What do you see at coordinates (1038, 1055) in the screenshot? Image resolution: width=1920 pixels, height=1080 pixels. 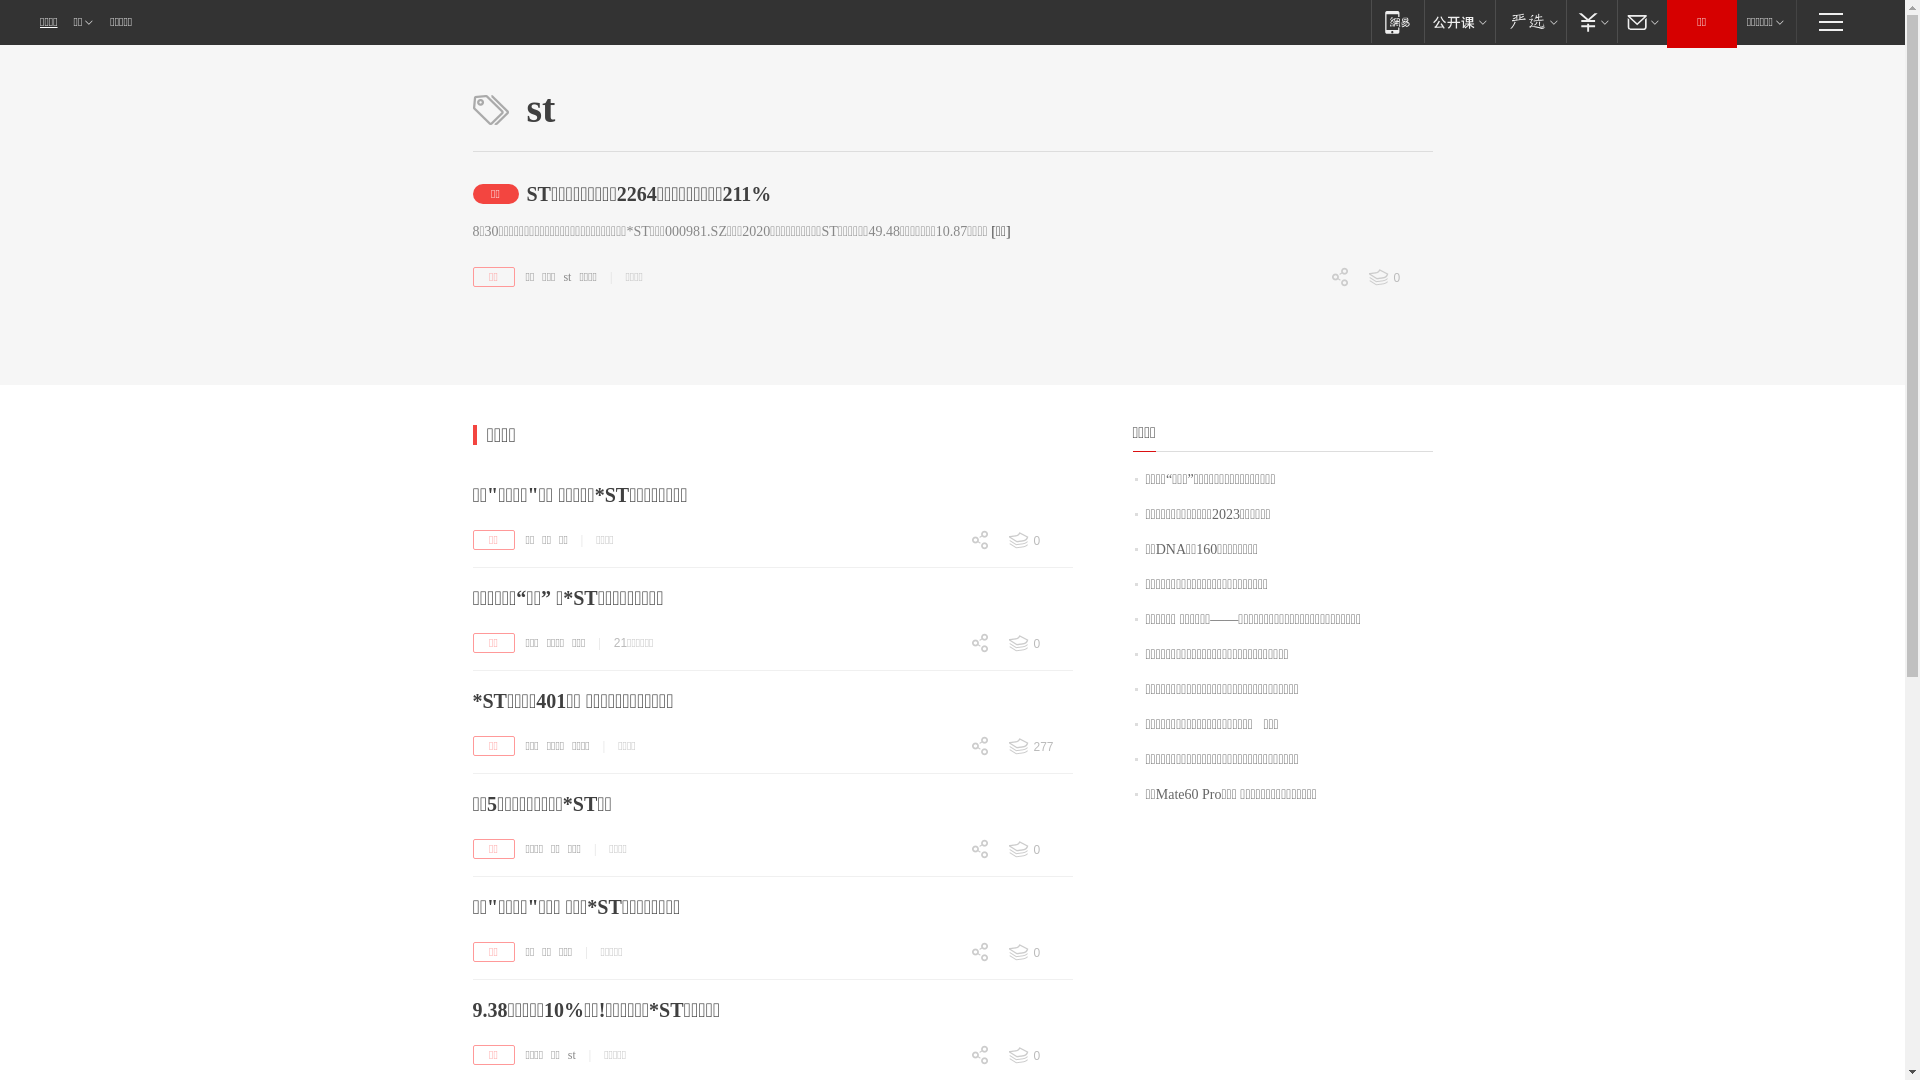 I see `'0'` at bounding box center [1038, 1055].